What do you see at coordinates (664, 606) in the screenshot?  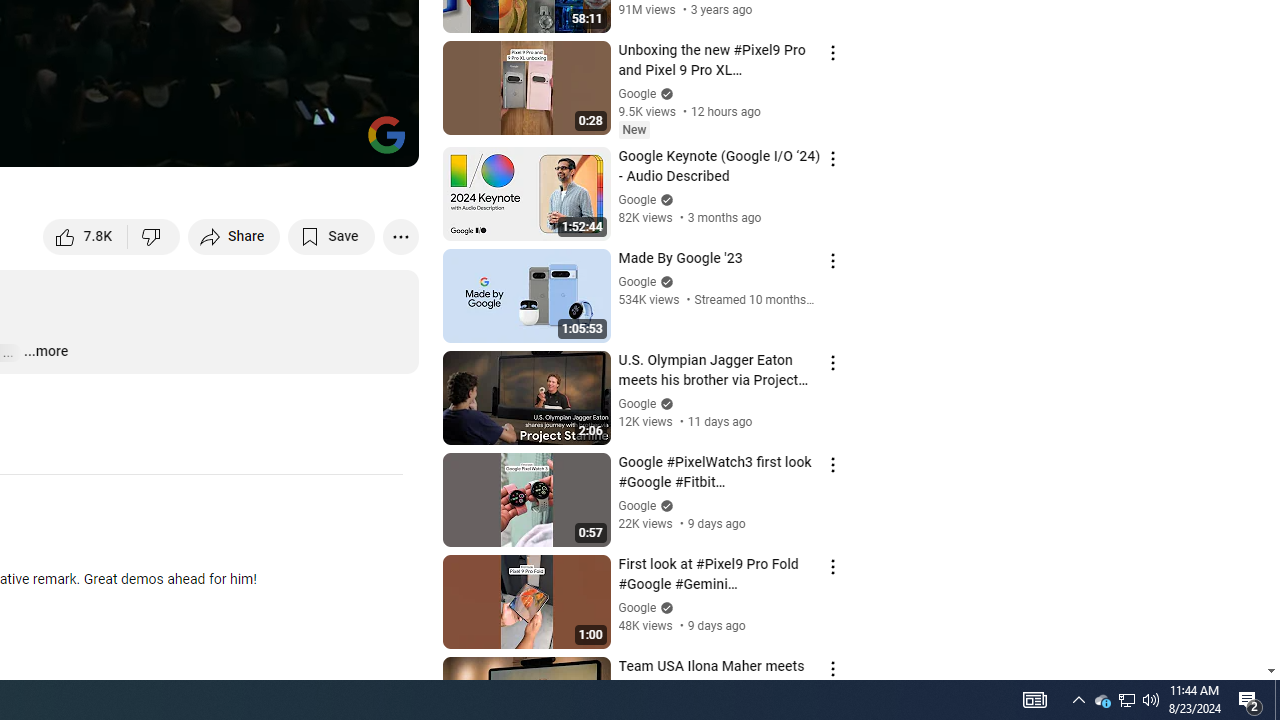 I see `'Verified'` at bounding box center [664, 606].